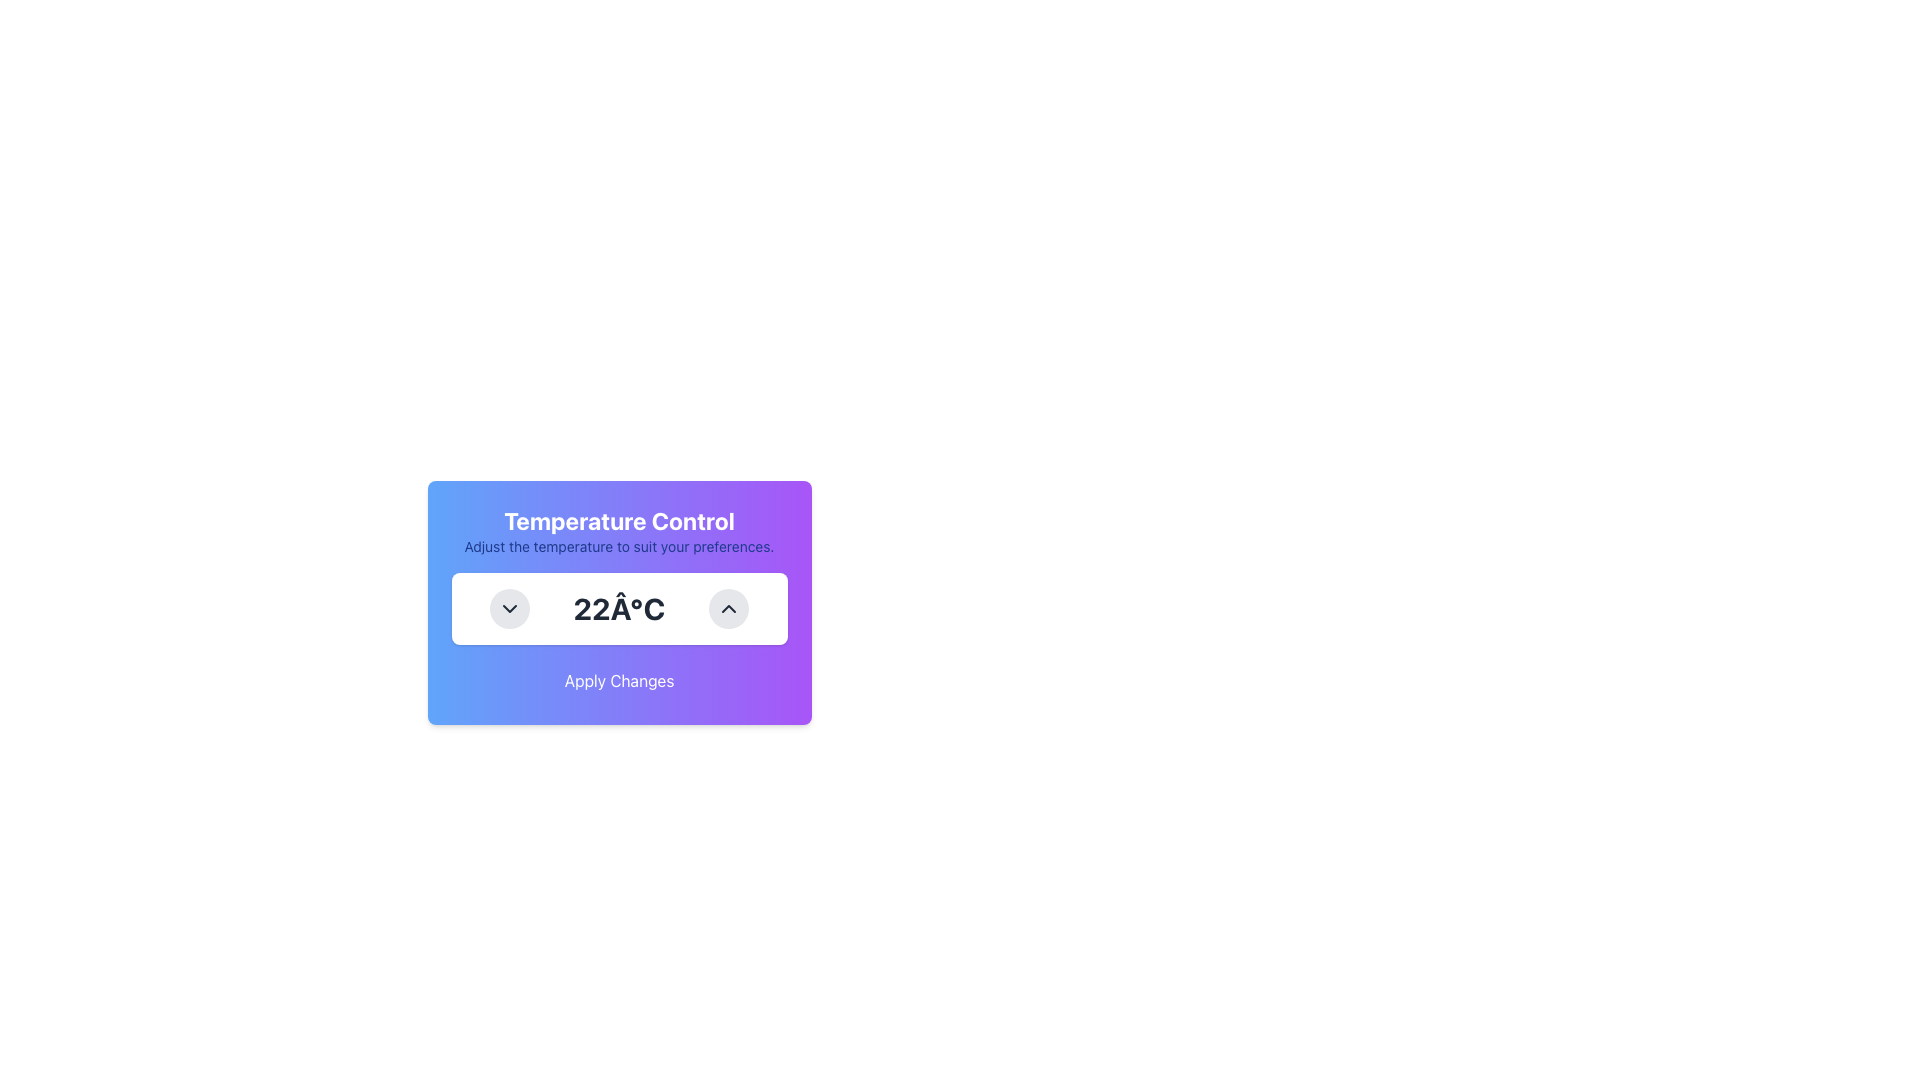 Image resolution: width=1920 pixels, height=1080 pixels. What do you see at coordinates (618, 608) in the screenshot?
I see `the static text element displaying the current temperature setting, located at the center of the temperature control options interface` at bounding box center [618, 608].